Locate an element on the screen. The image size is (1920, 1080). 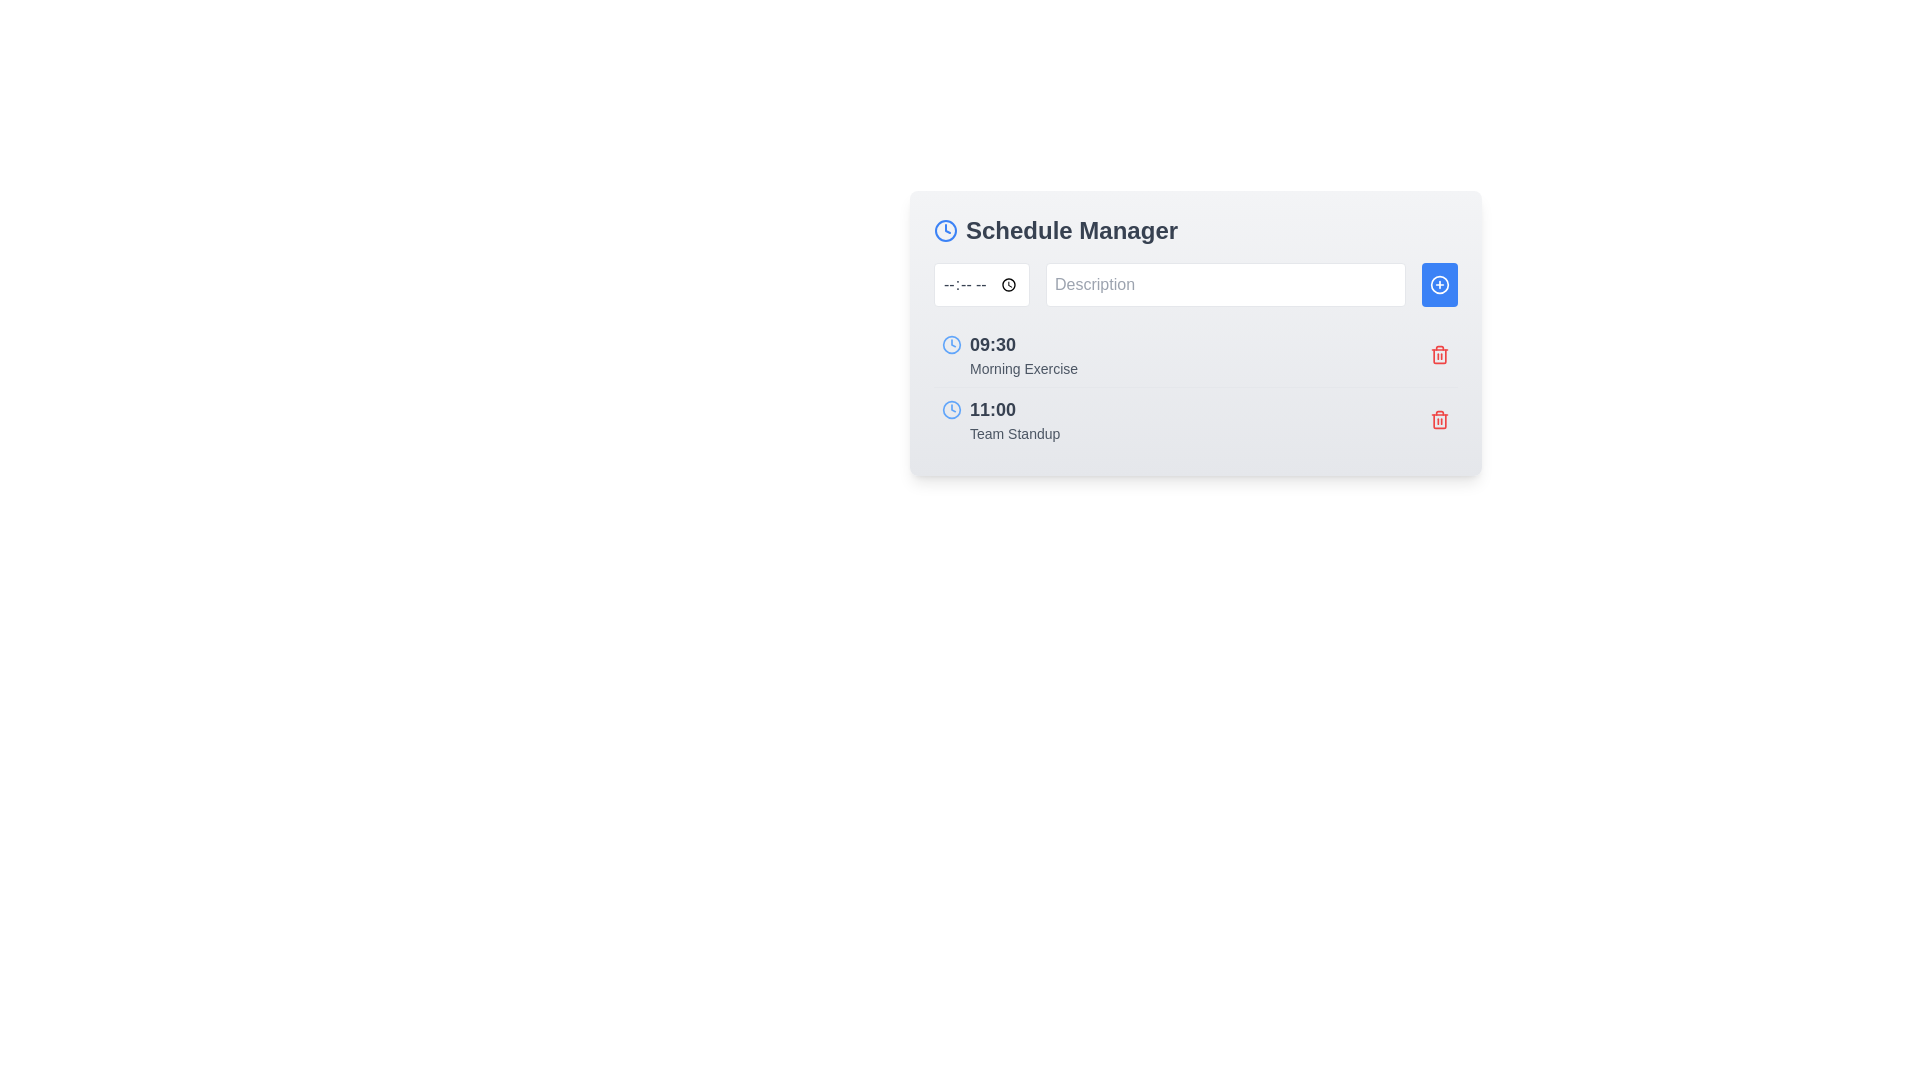
the Text label that conveys the title of the event or activity scheduled at 09:30, located in the second row of the schedule list is located at coordinates (1010, 369).